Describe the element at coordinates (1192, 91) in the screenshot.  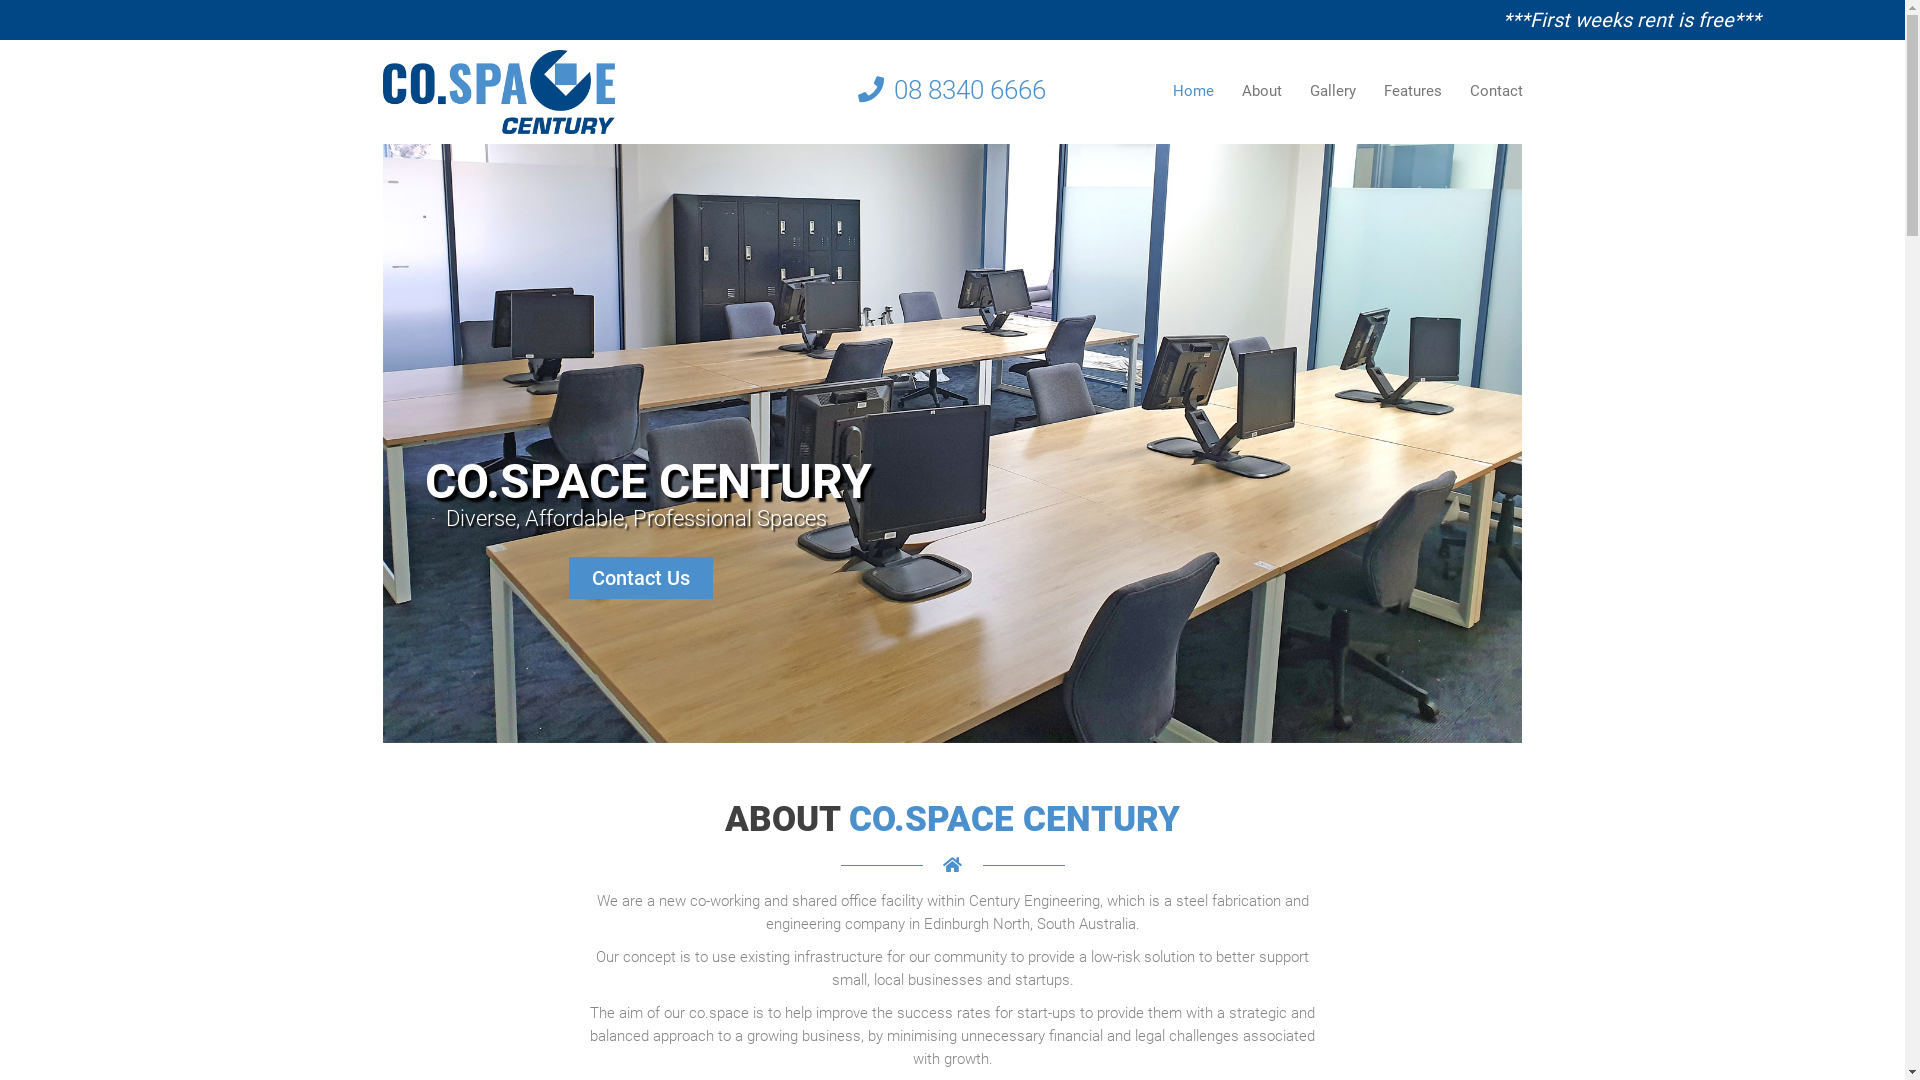
I see `'Home'` at that location.